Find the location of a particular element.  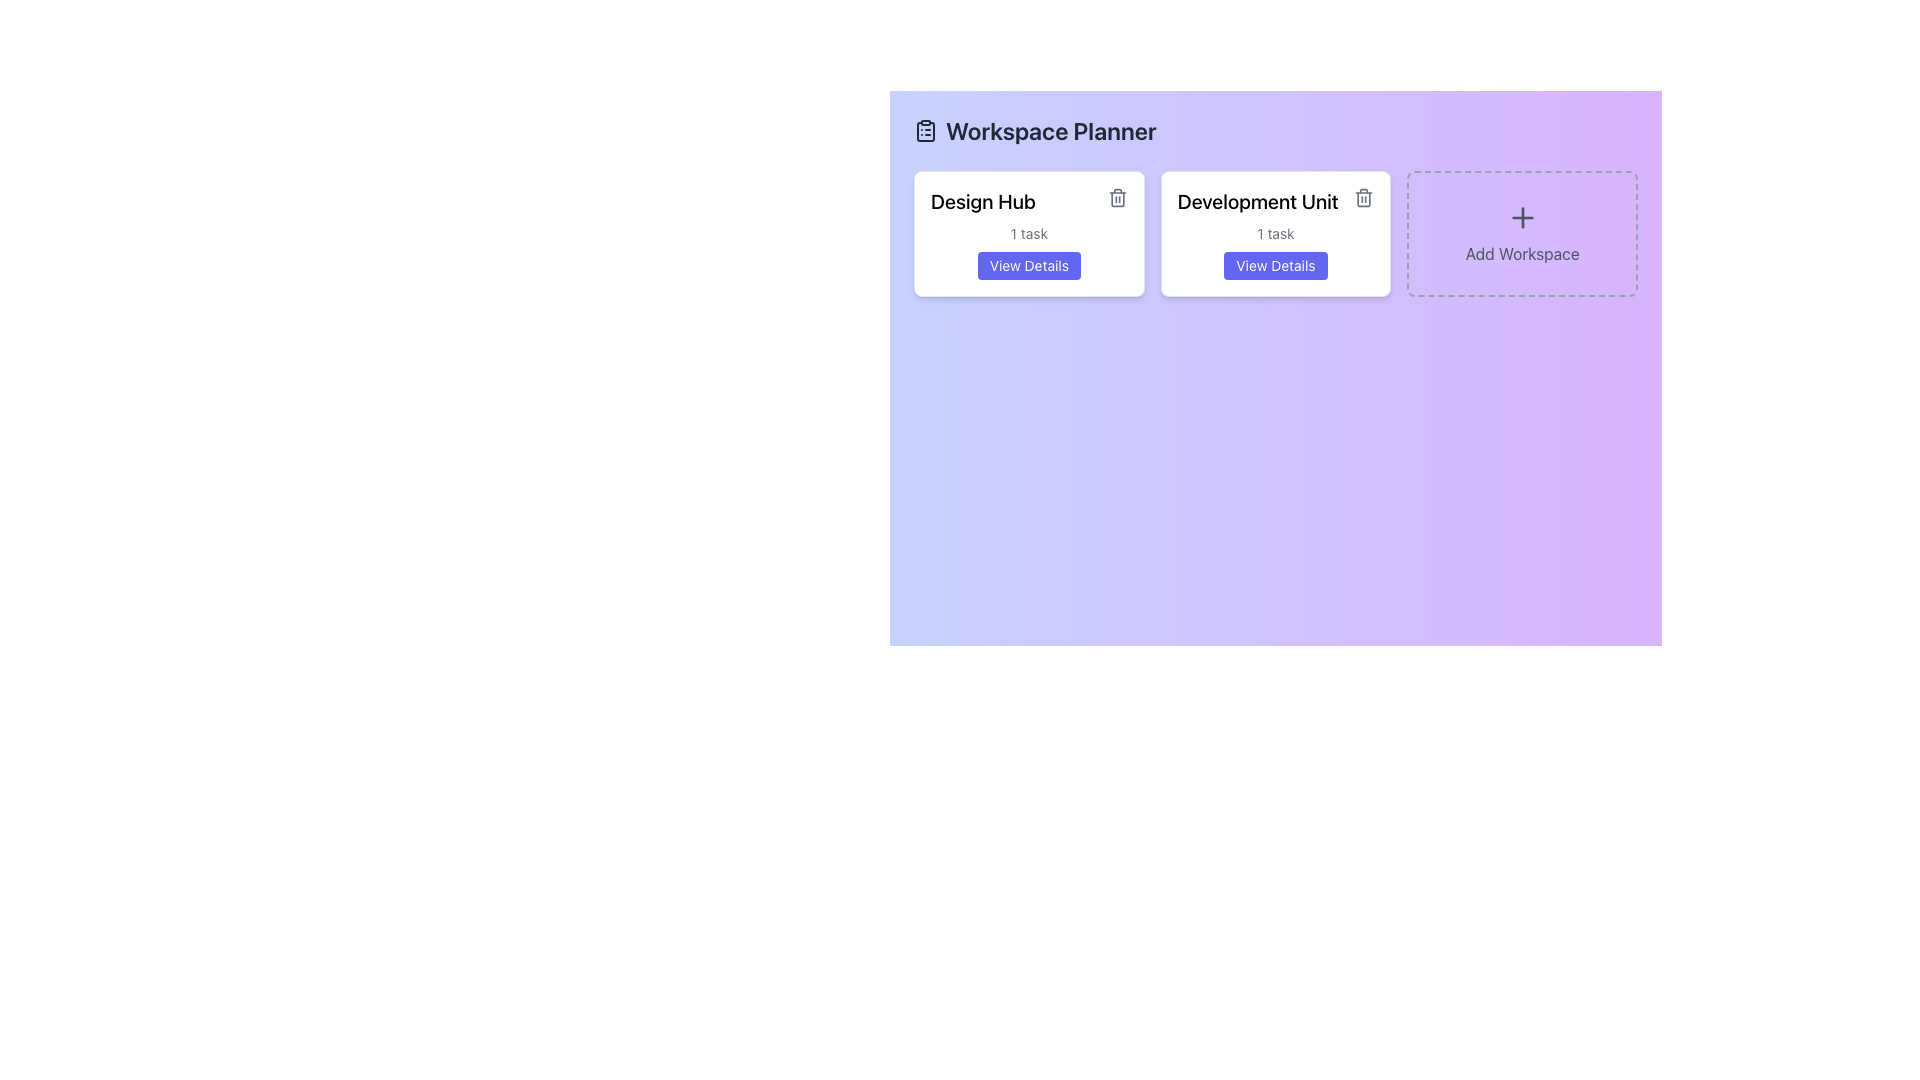

the 'Development Unit' text label, which is styled with a bold font and located within the second card of workspace cards, above the task count is located at coordinates (1257, 201).